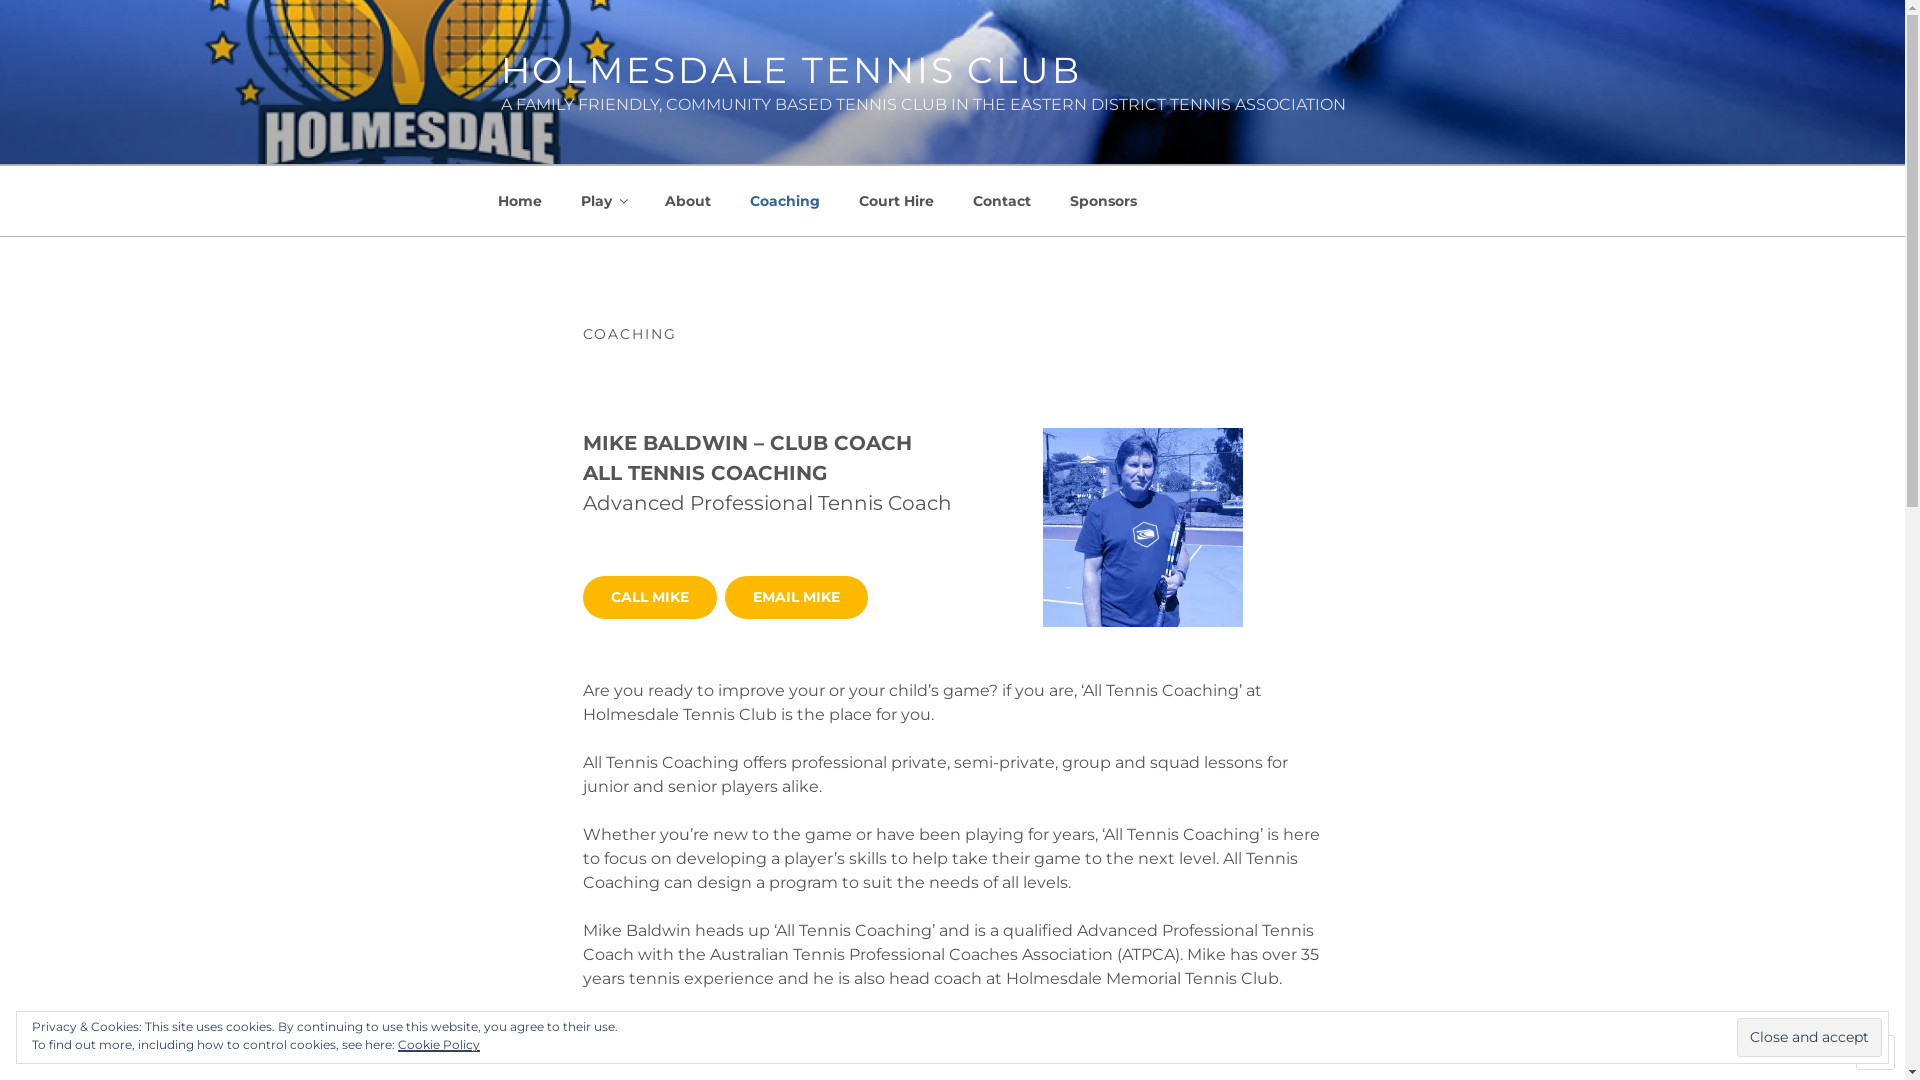 The width and height of the screenshot is (1920, 1080). I want to click on 'Contact', so click(1002, 200).